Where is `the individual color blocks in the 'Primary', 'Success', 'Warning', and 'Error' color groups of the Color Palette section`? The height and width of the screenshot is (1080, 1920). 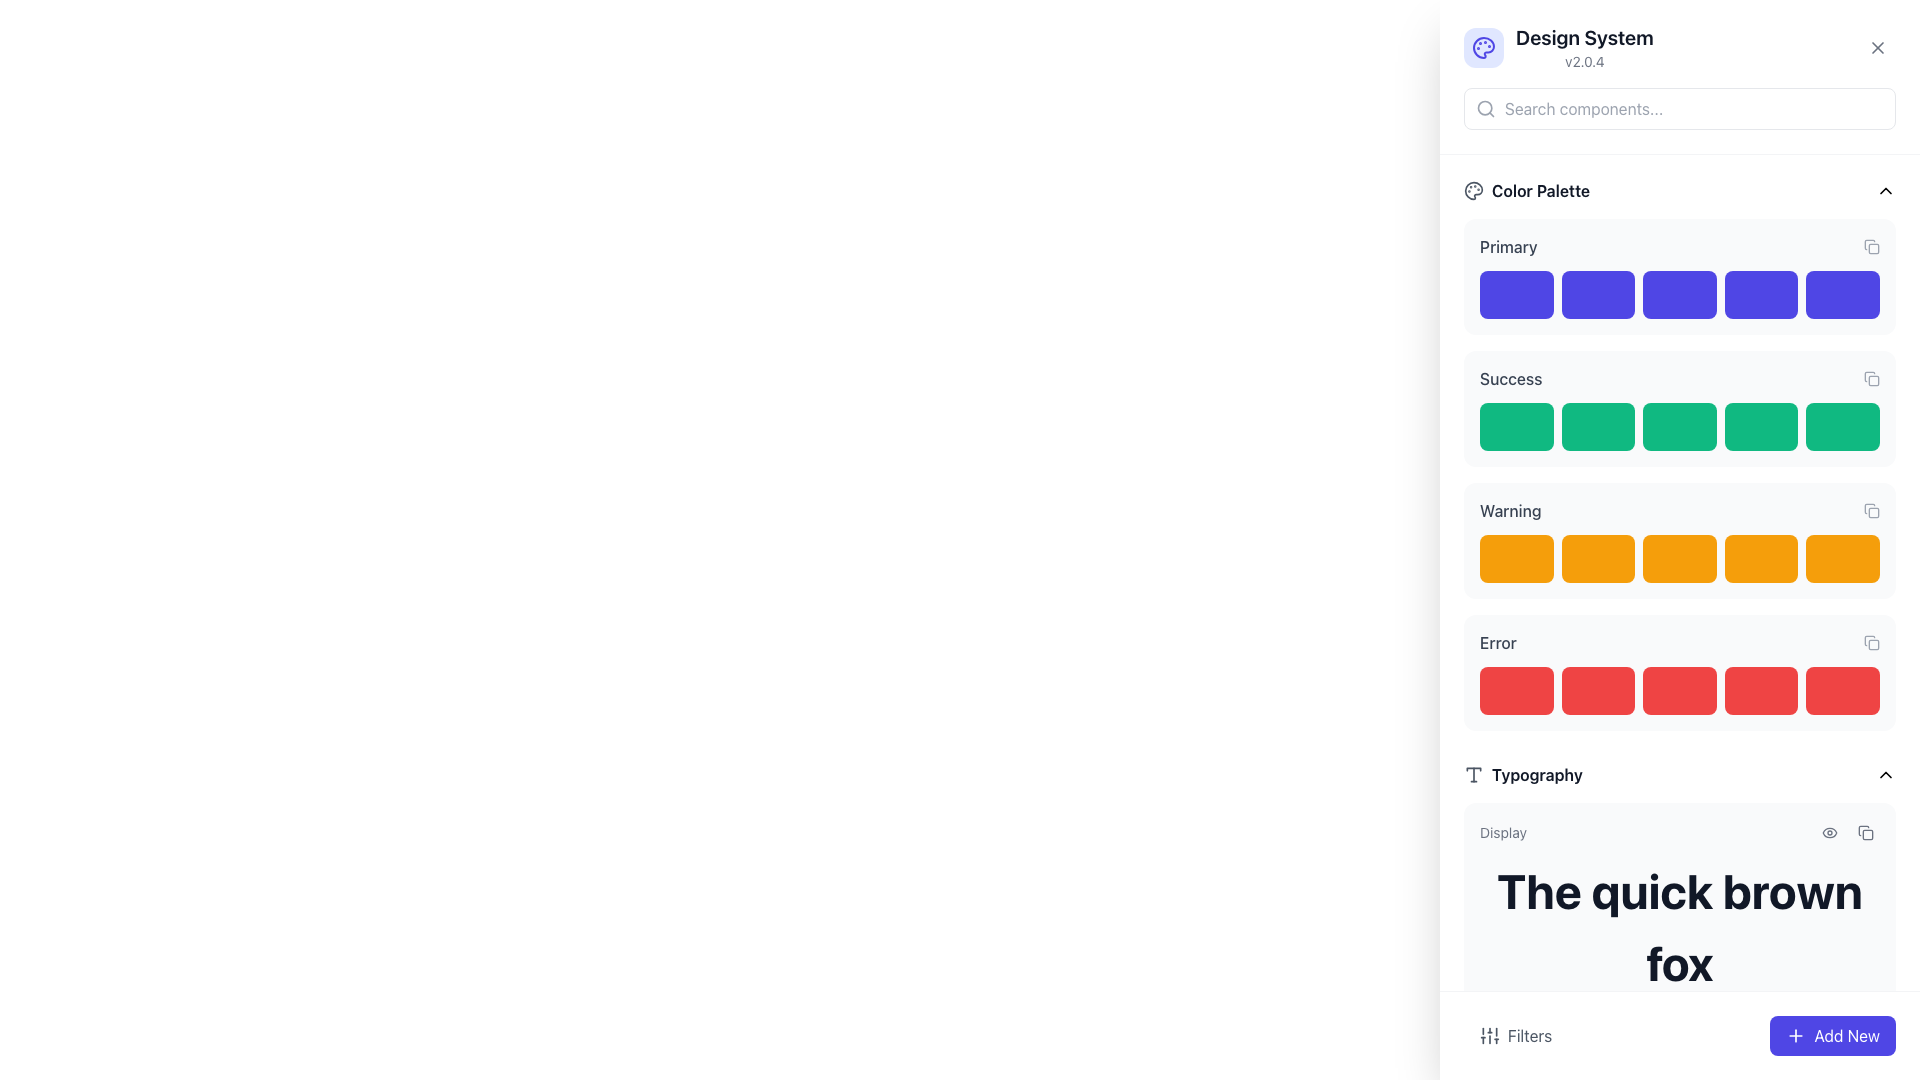
the individual color blocks in the 'Primary', 'Success', 'Warning', and 'Error' color groups of the Color Palette section is located at coordinates (1680, 474).